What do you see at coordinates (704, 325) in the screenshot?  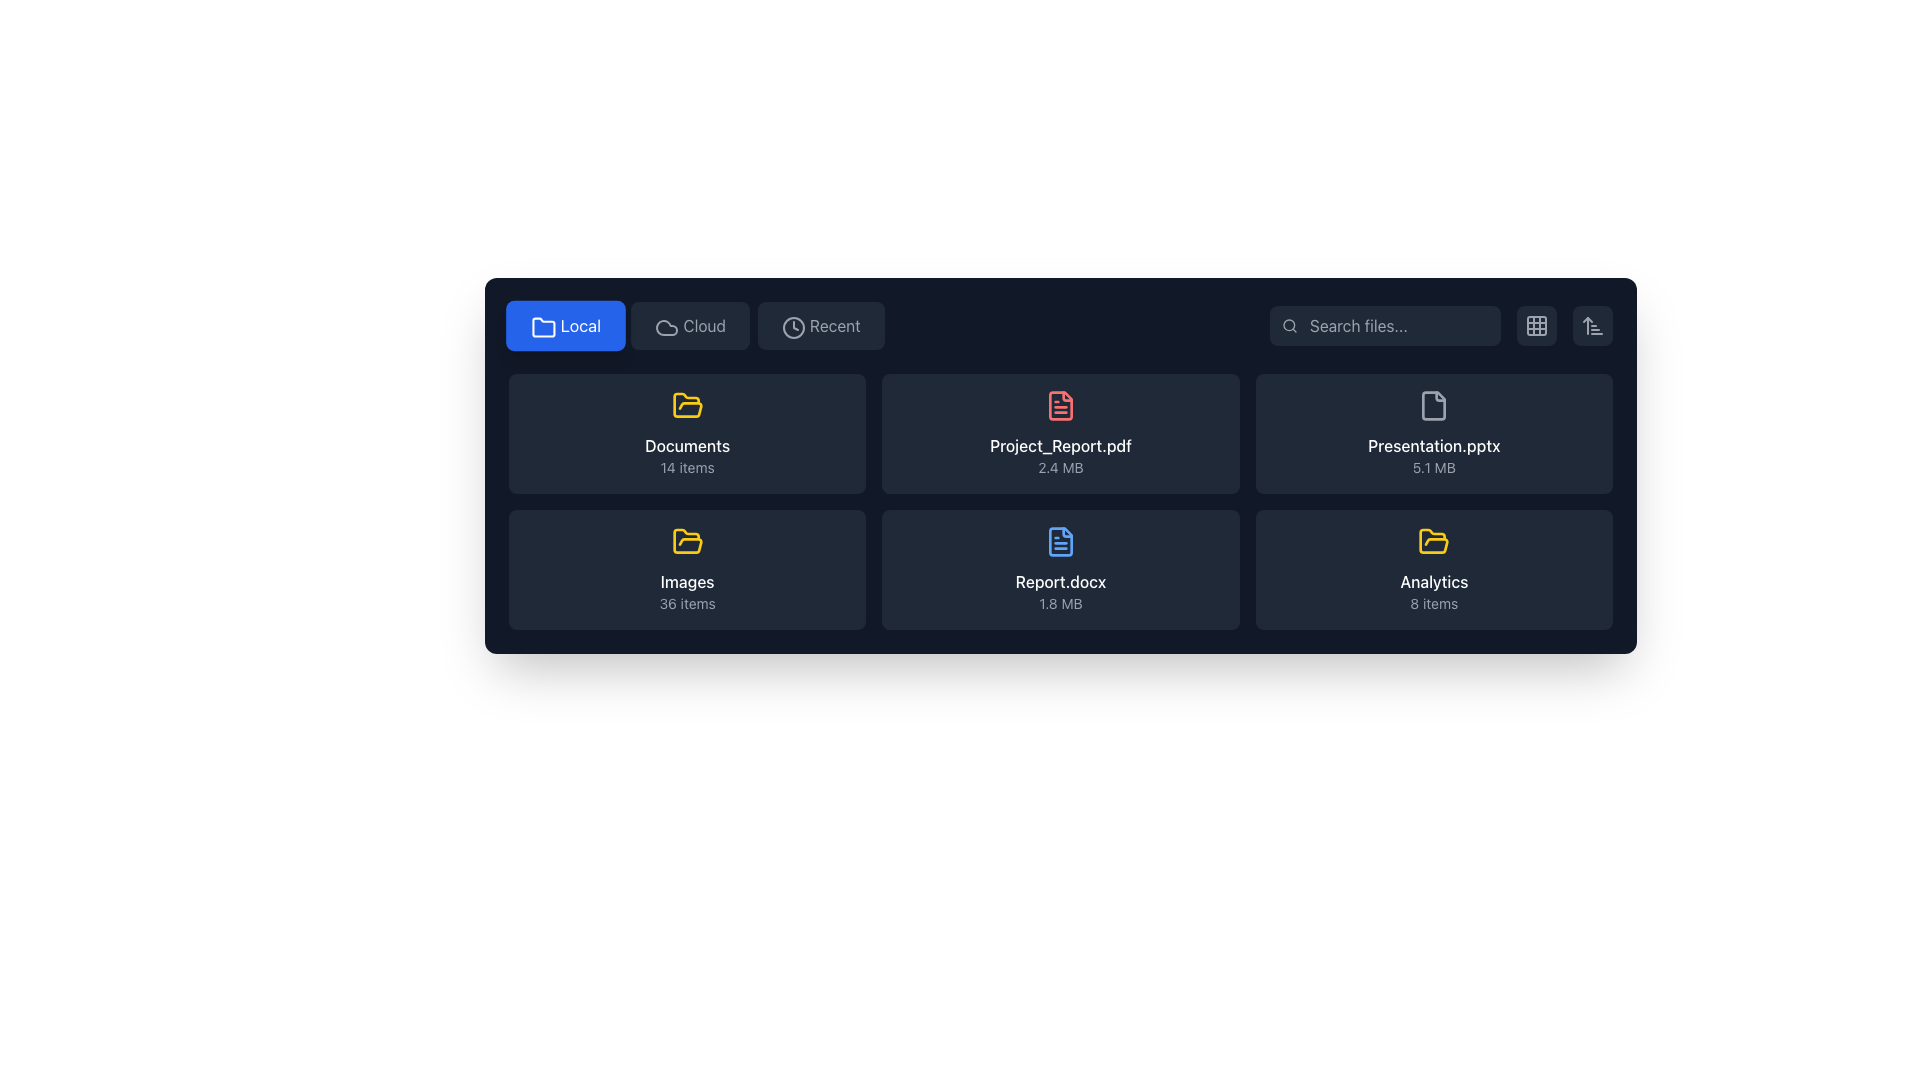 I see `the button labeled 'Cloud'` at bounding box center [704, 325].